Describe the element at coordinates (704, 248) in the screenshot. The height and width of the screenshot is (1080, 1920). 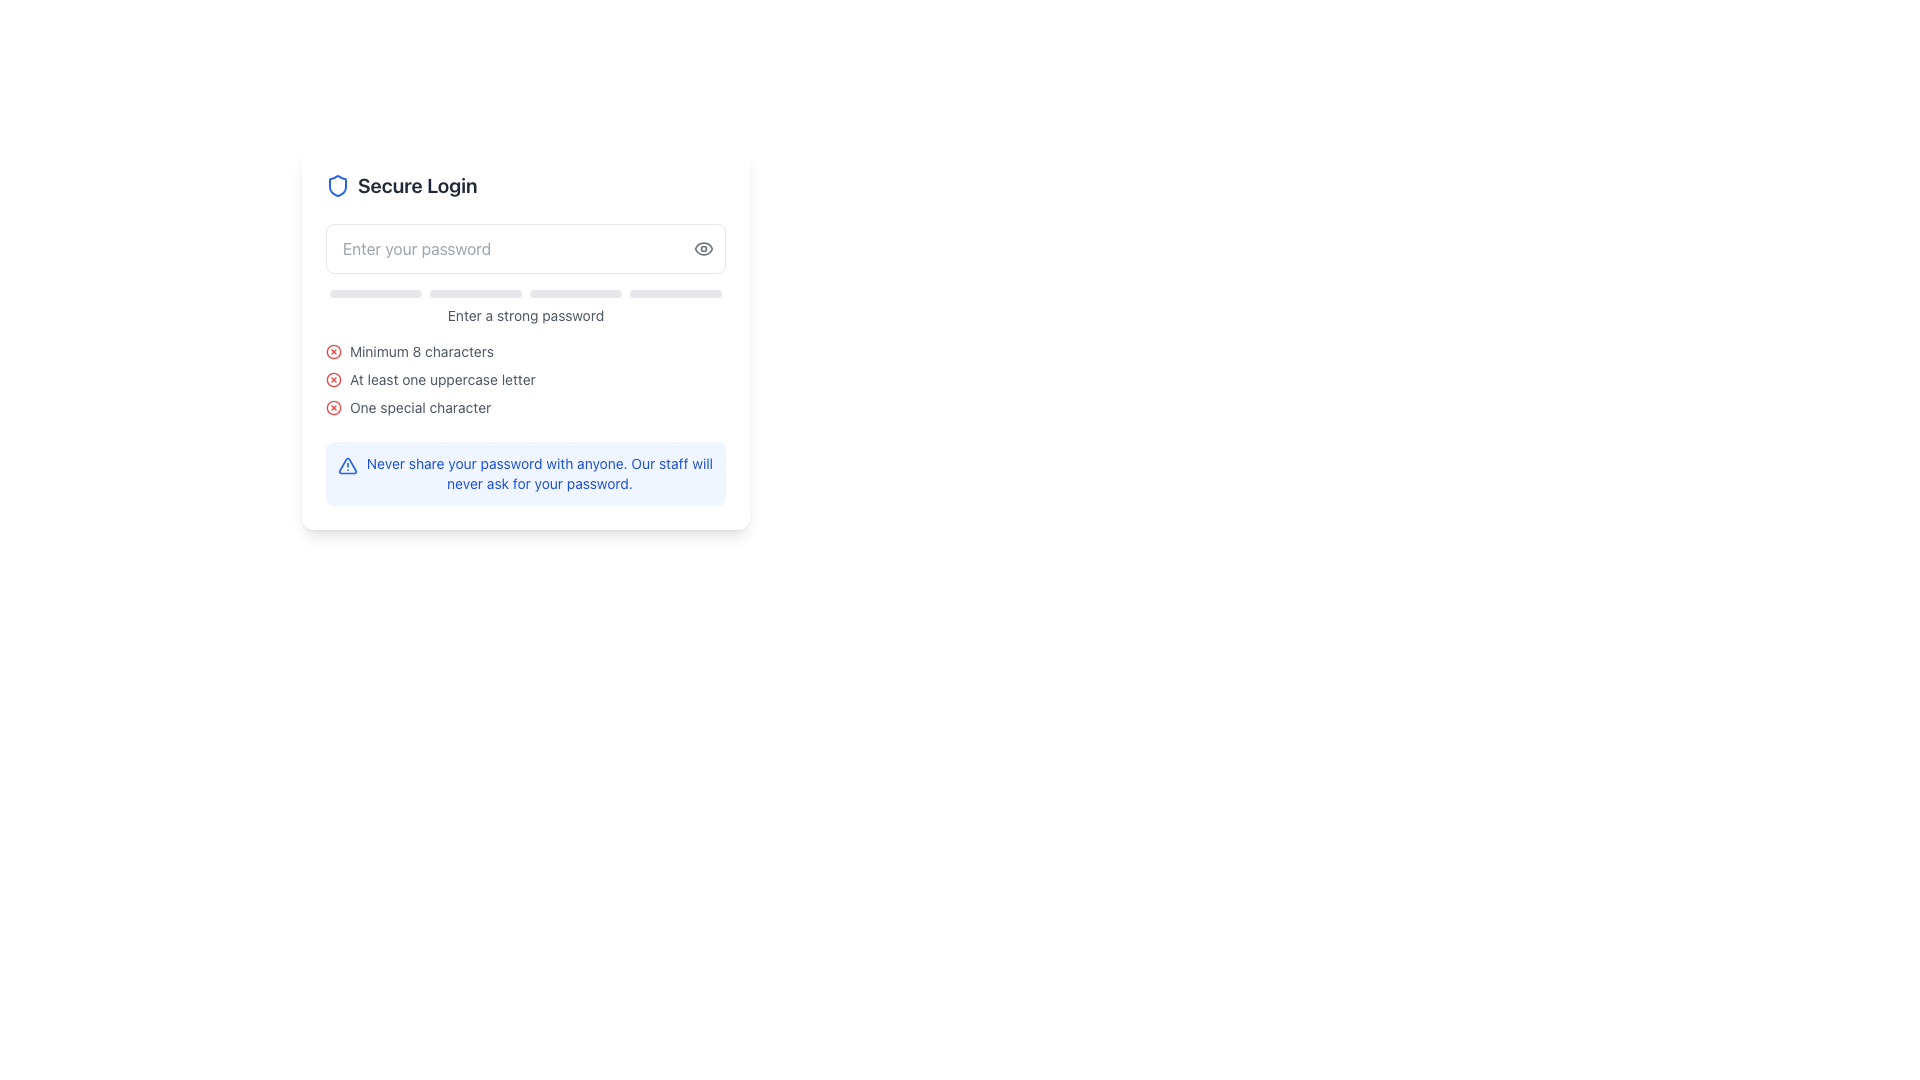
I see `the eye-shaped icon button used for toggling password visibility, located at the far right side of the password input field` at that location.